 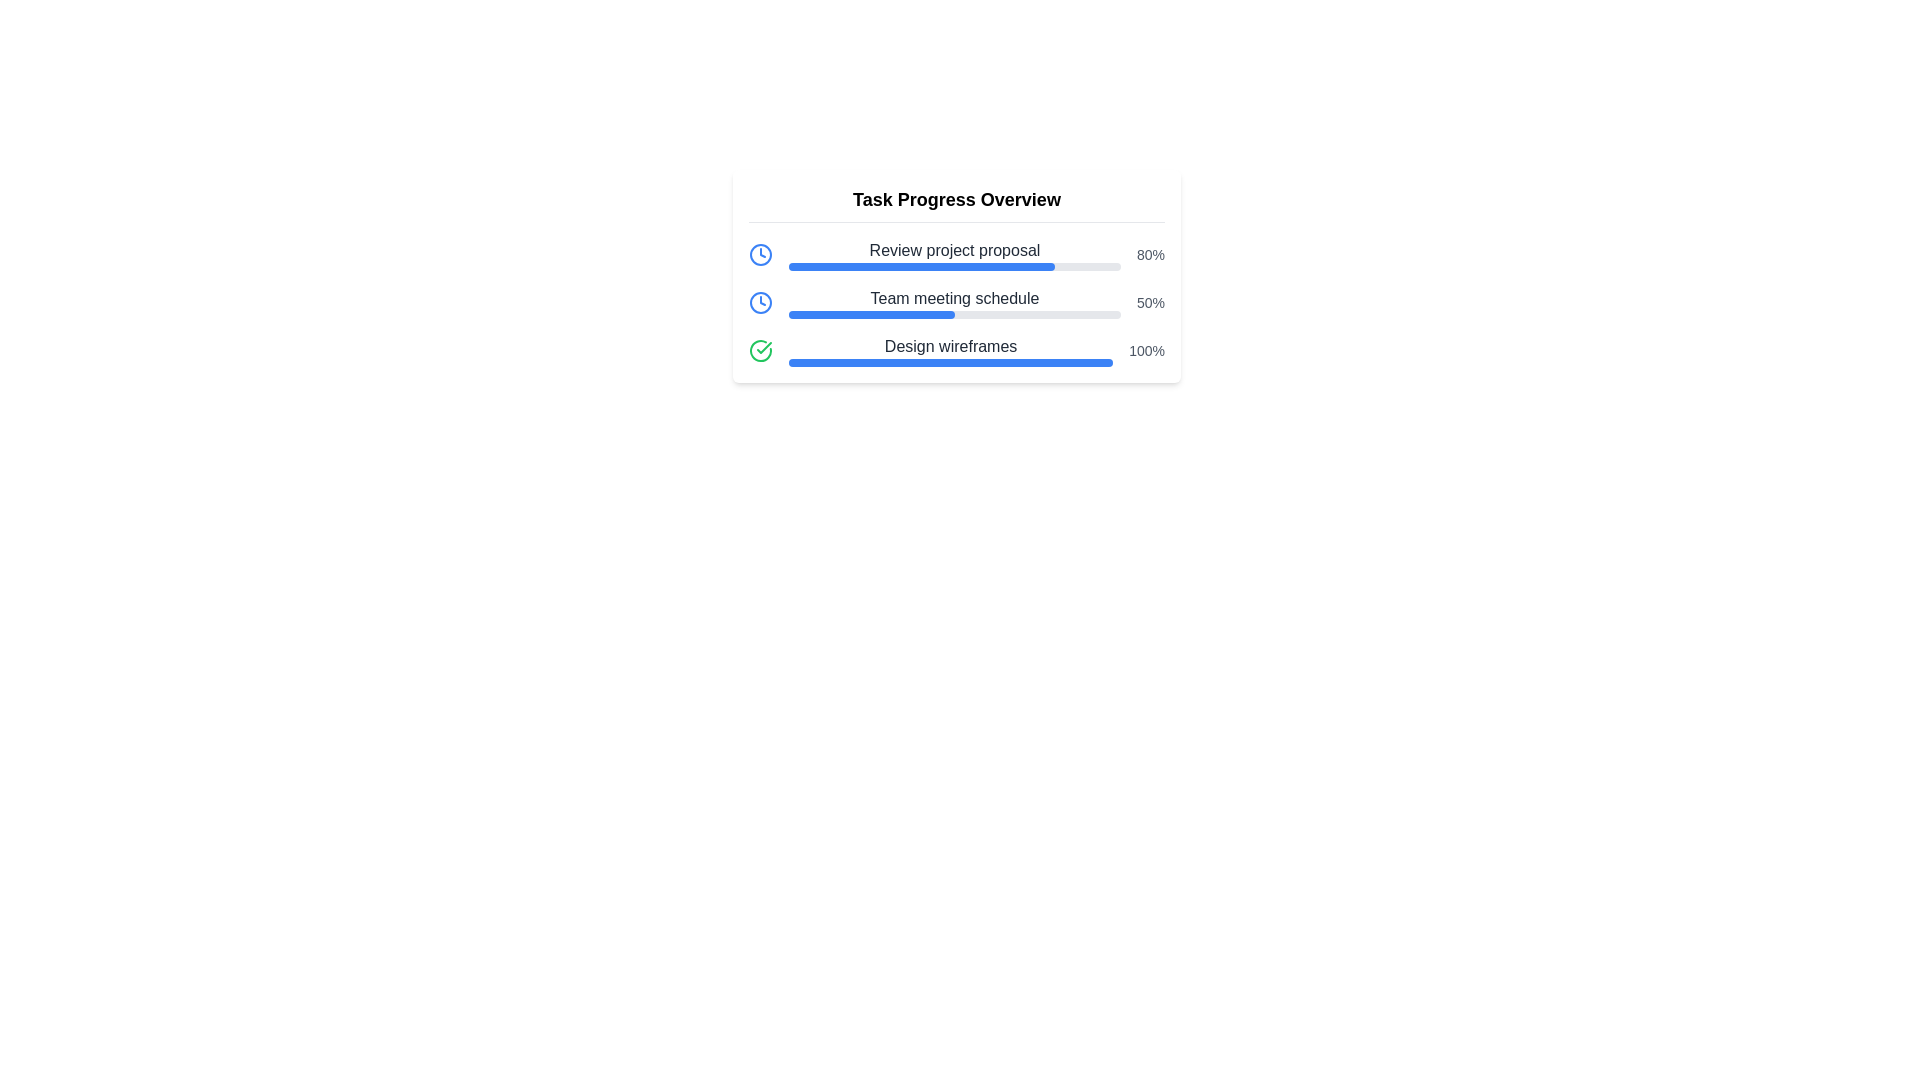 What do you see at coordinates (954, 265) in the screenshot?
I see `the Progress Indicator Bar located within the 'Review project proposal' task item, which indicates a progress level of approximately 80%` at bounding box center [954, 265].